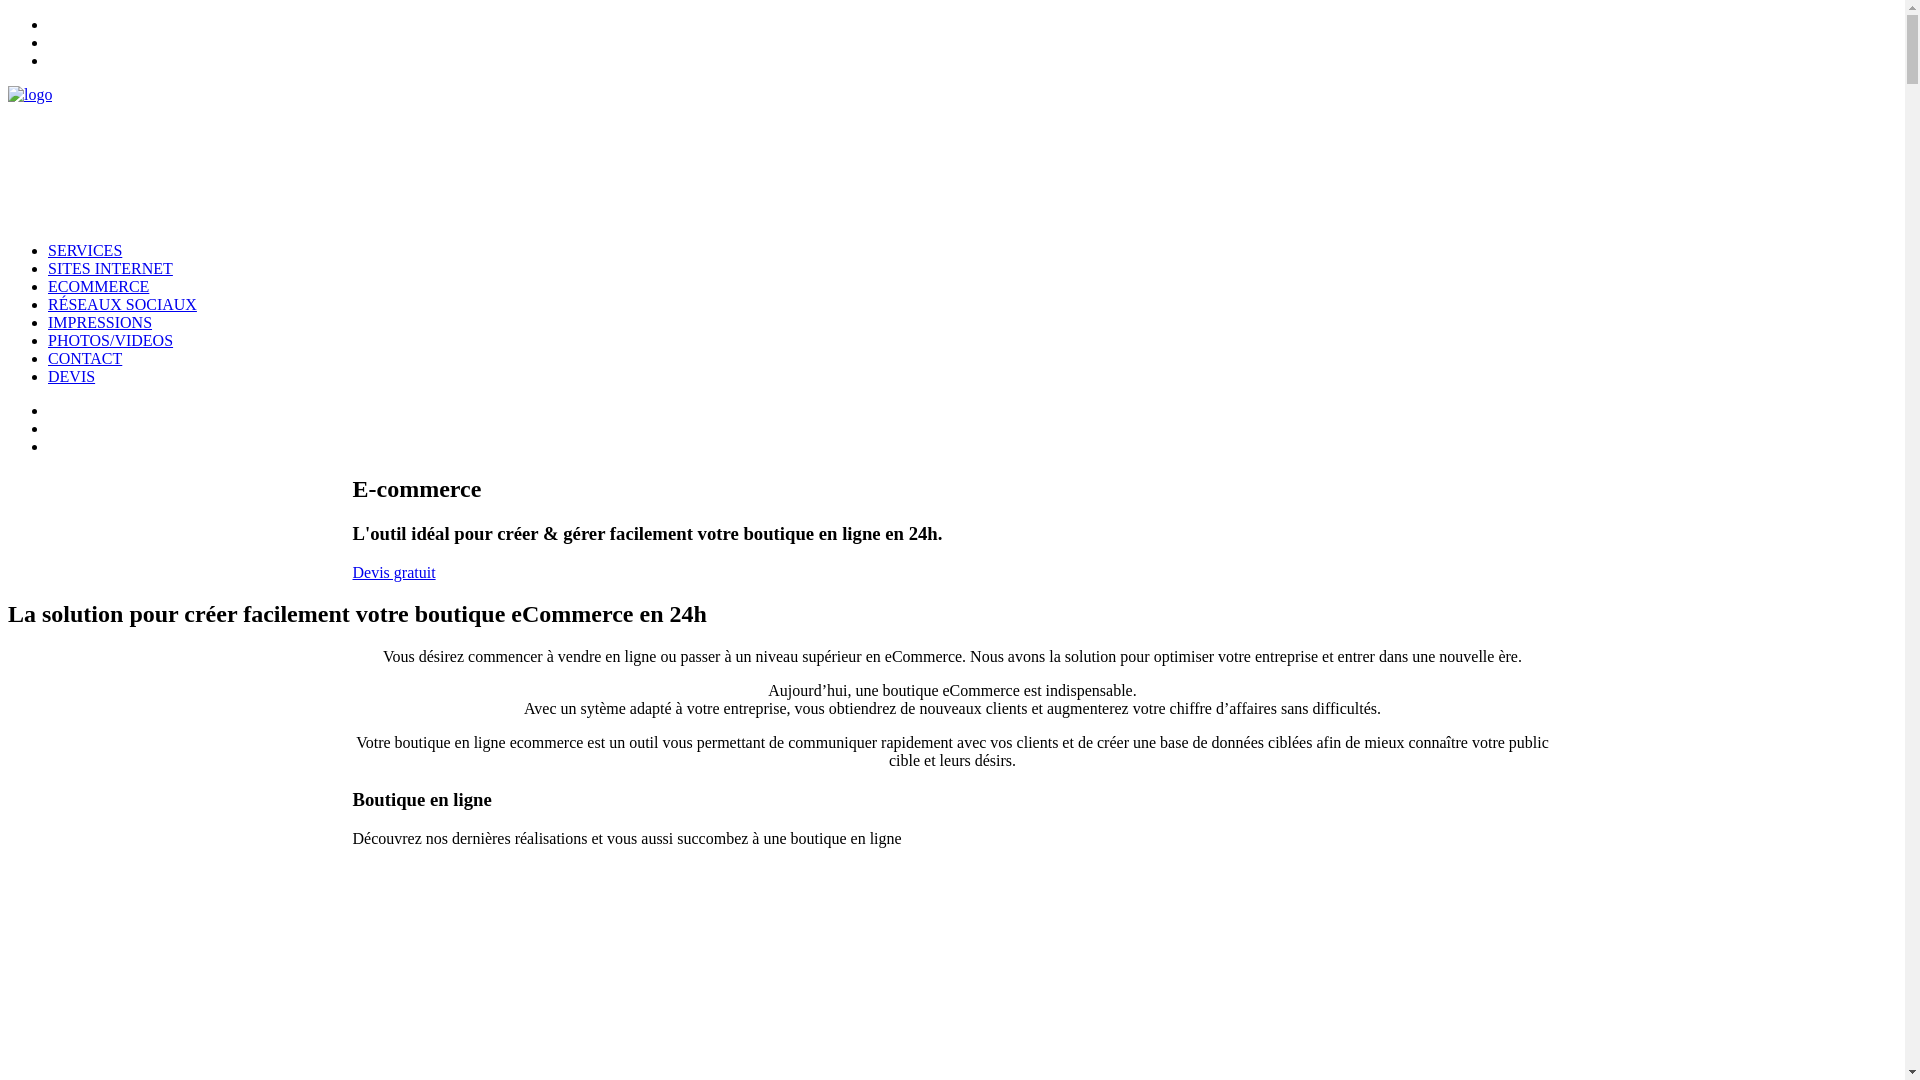 This screenshot has width=1920, height=1080. Describe the element at coordinates (84, 357) in the screenshot. I see `'CONTACT'` at that location.